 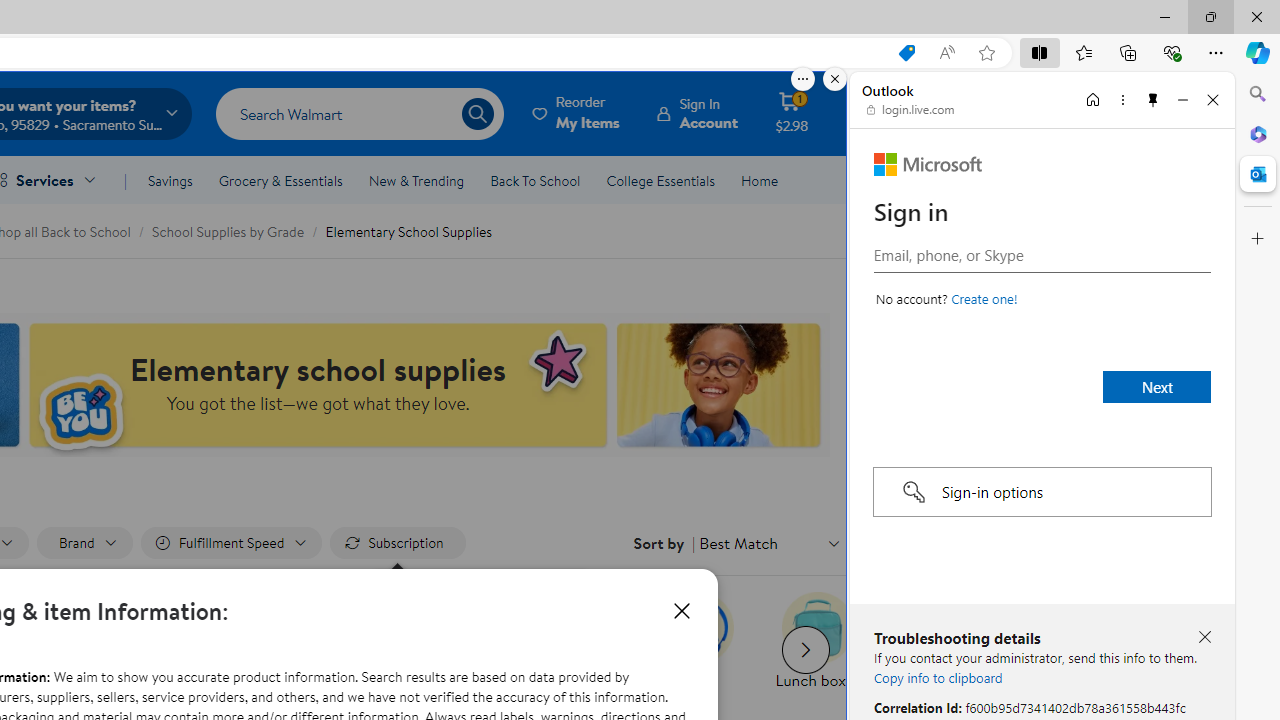 I want to click on 'Enter your email, phone, or Skype.', so click(x=1041, y=253).